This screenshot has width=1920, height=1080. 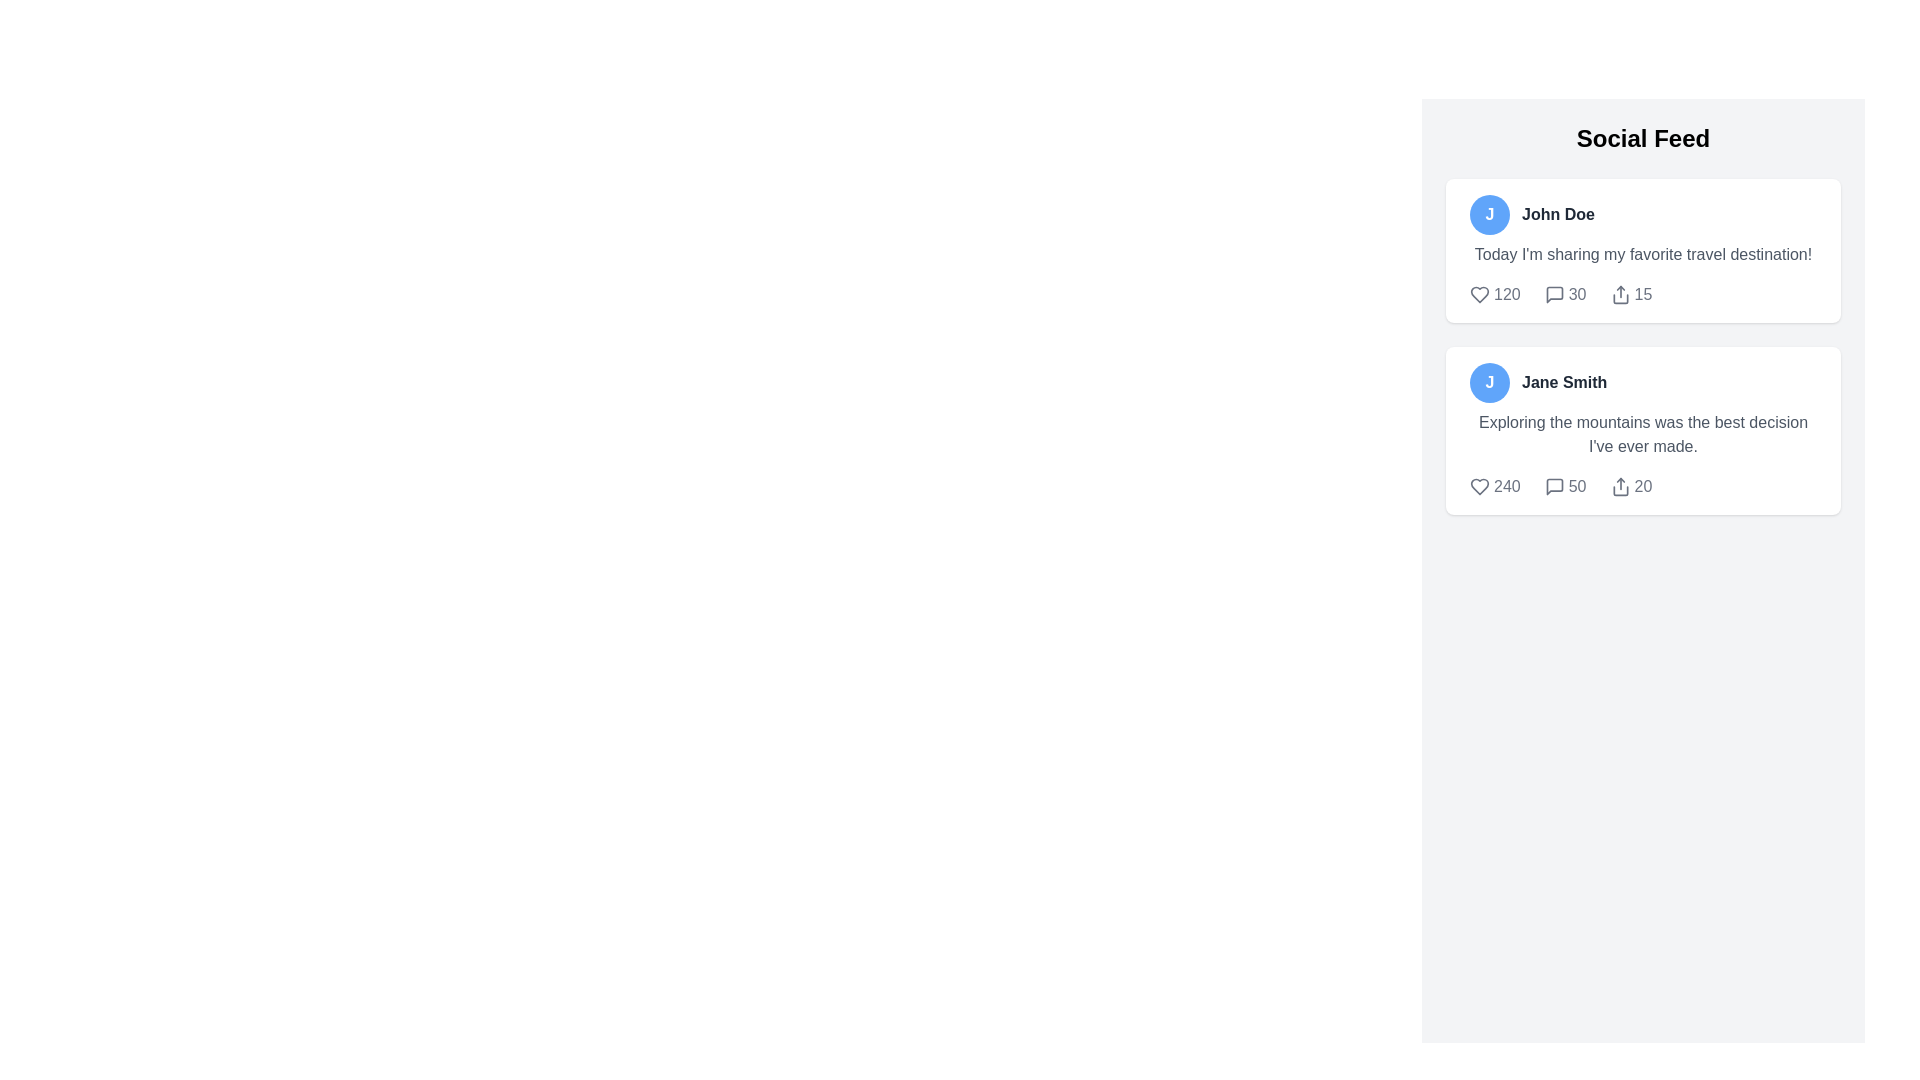 I want to click on the 'like' button located in the first post block of the 'Social Feed' section, so click(x=1479, y=294).